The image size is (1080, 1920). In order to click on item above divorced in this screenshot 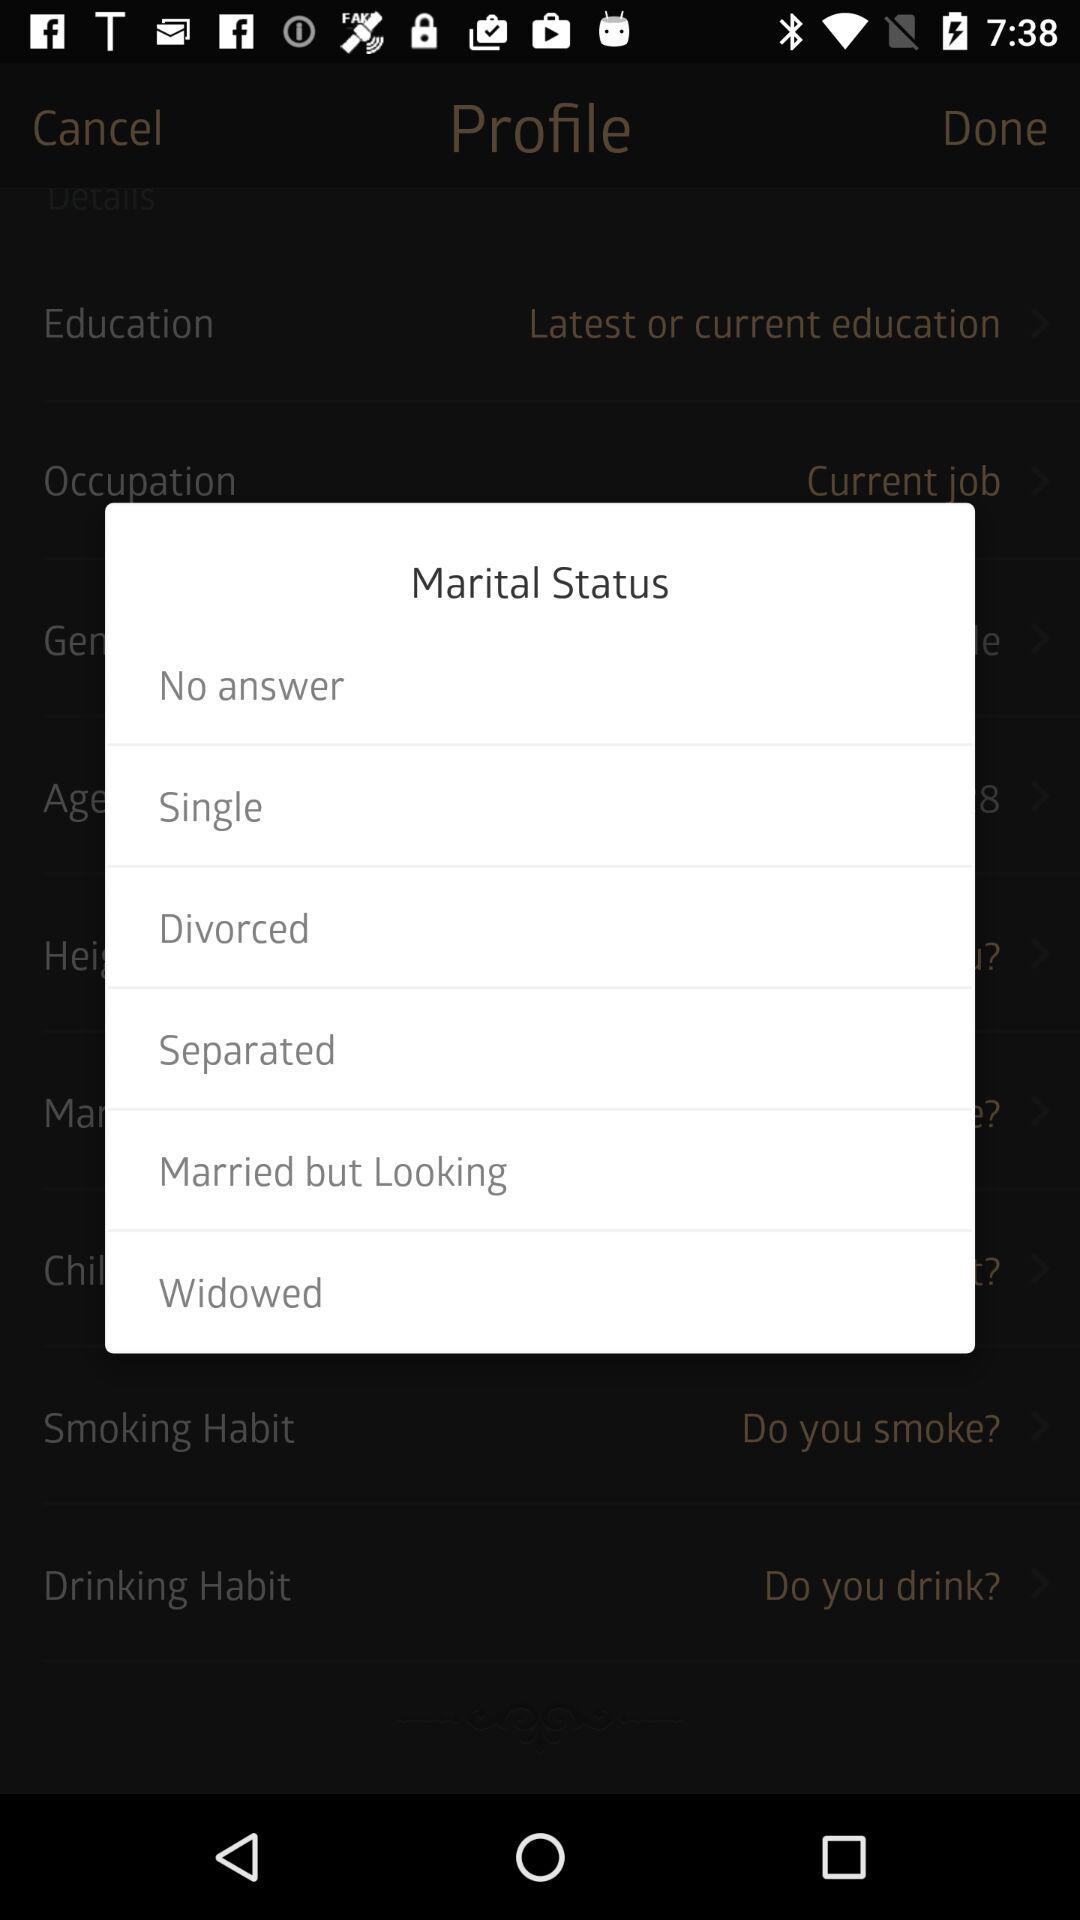, I will do `click(540, 805)`.